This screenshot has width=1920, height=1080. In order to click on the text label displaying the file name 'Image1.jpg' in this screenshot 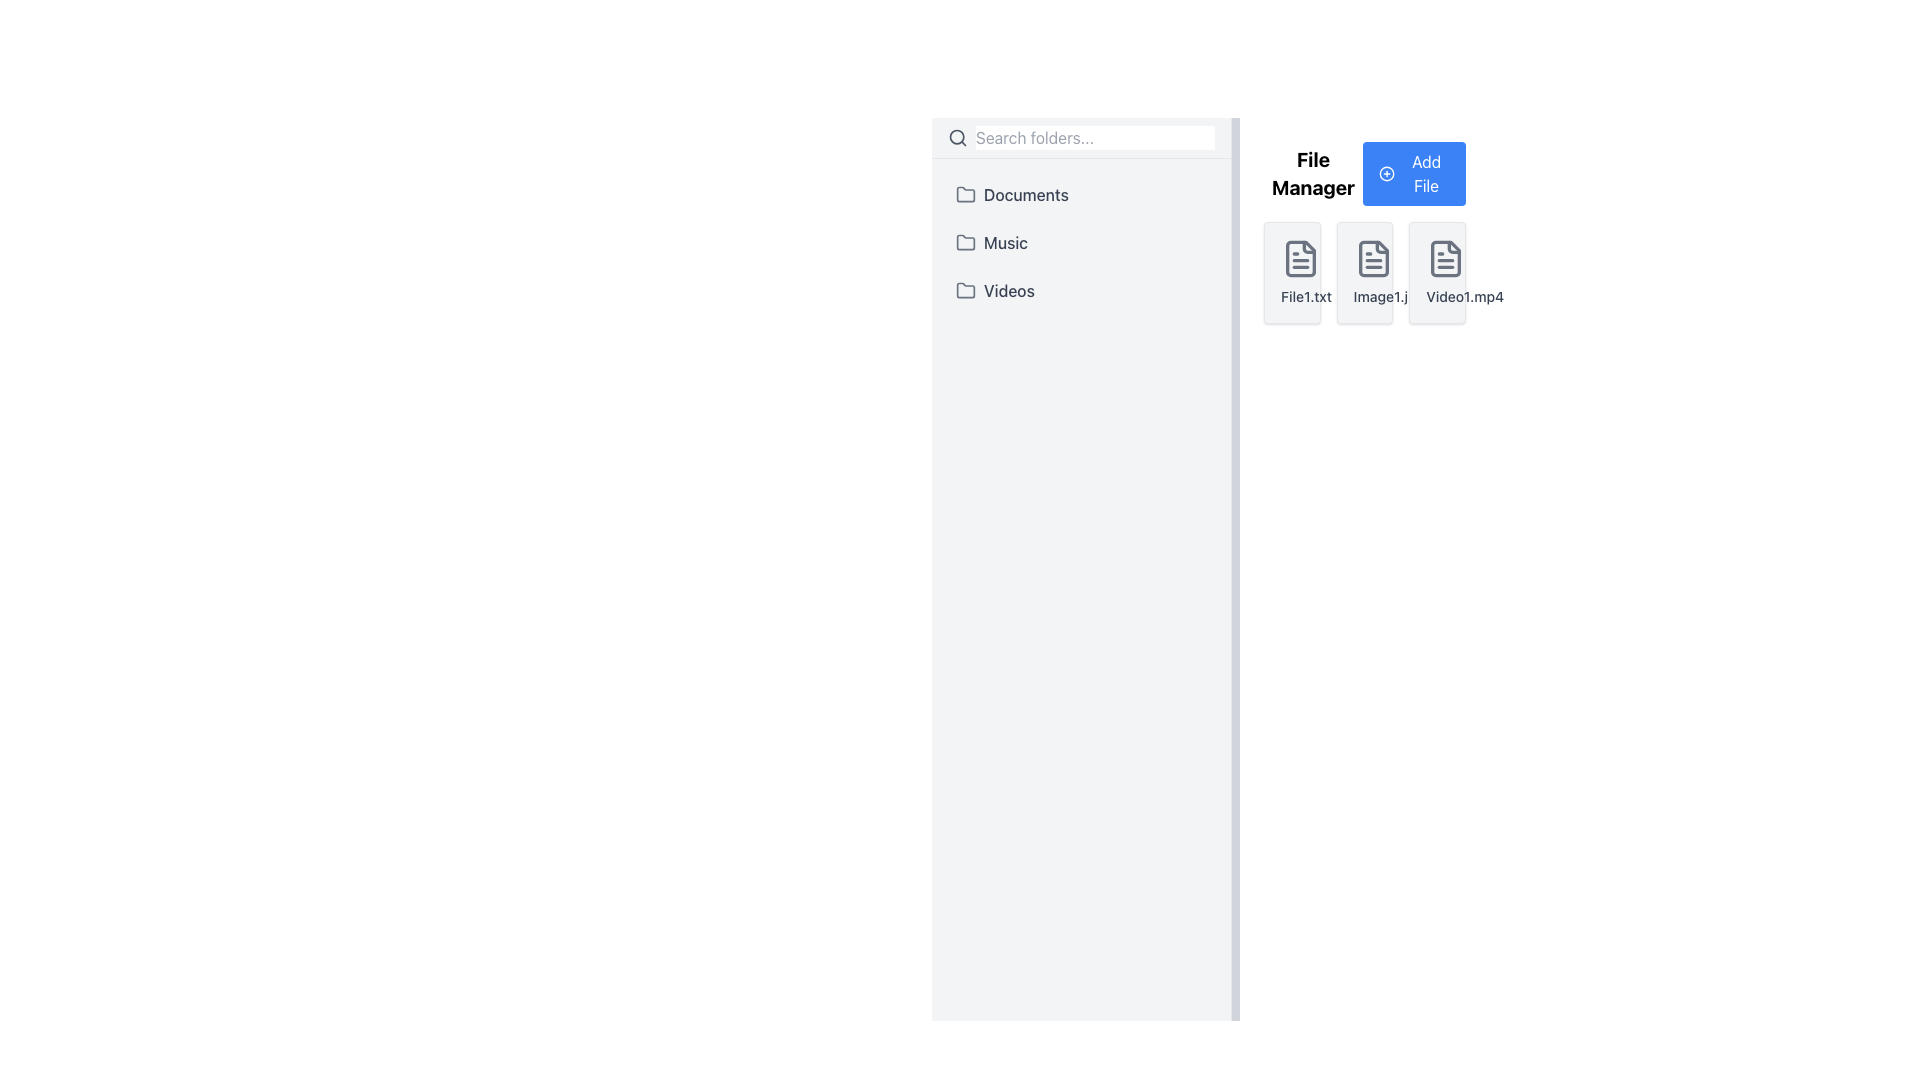, I will do `click(1363, 297)`.